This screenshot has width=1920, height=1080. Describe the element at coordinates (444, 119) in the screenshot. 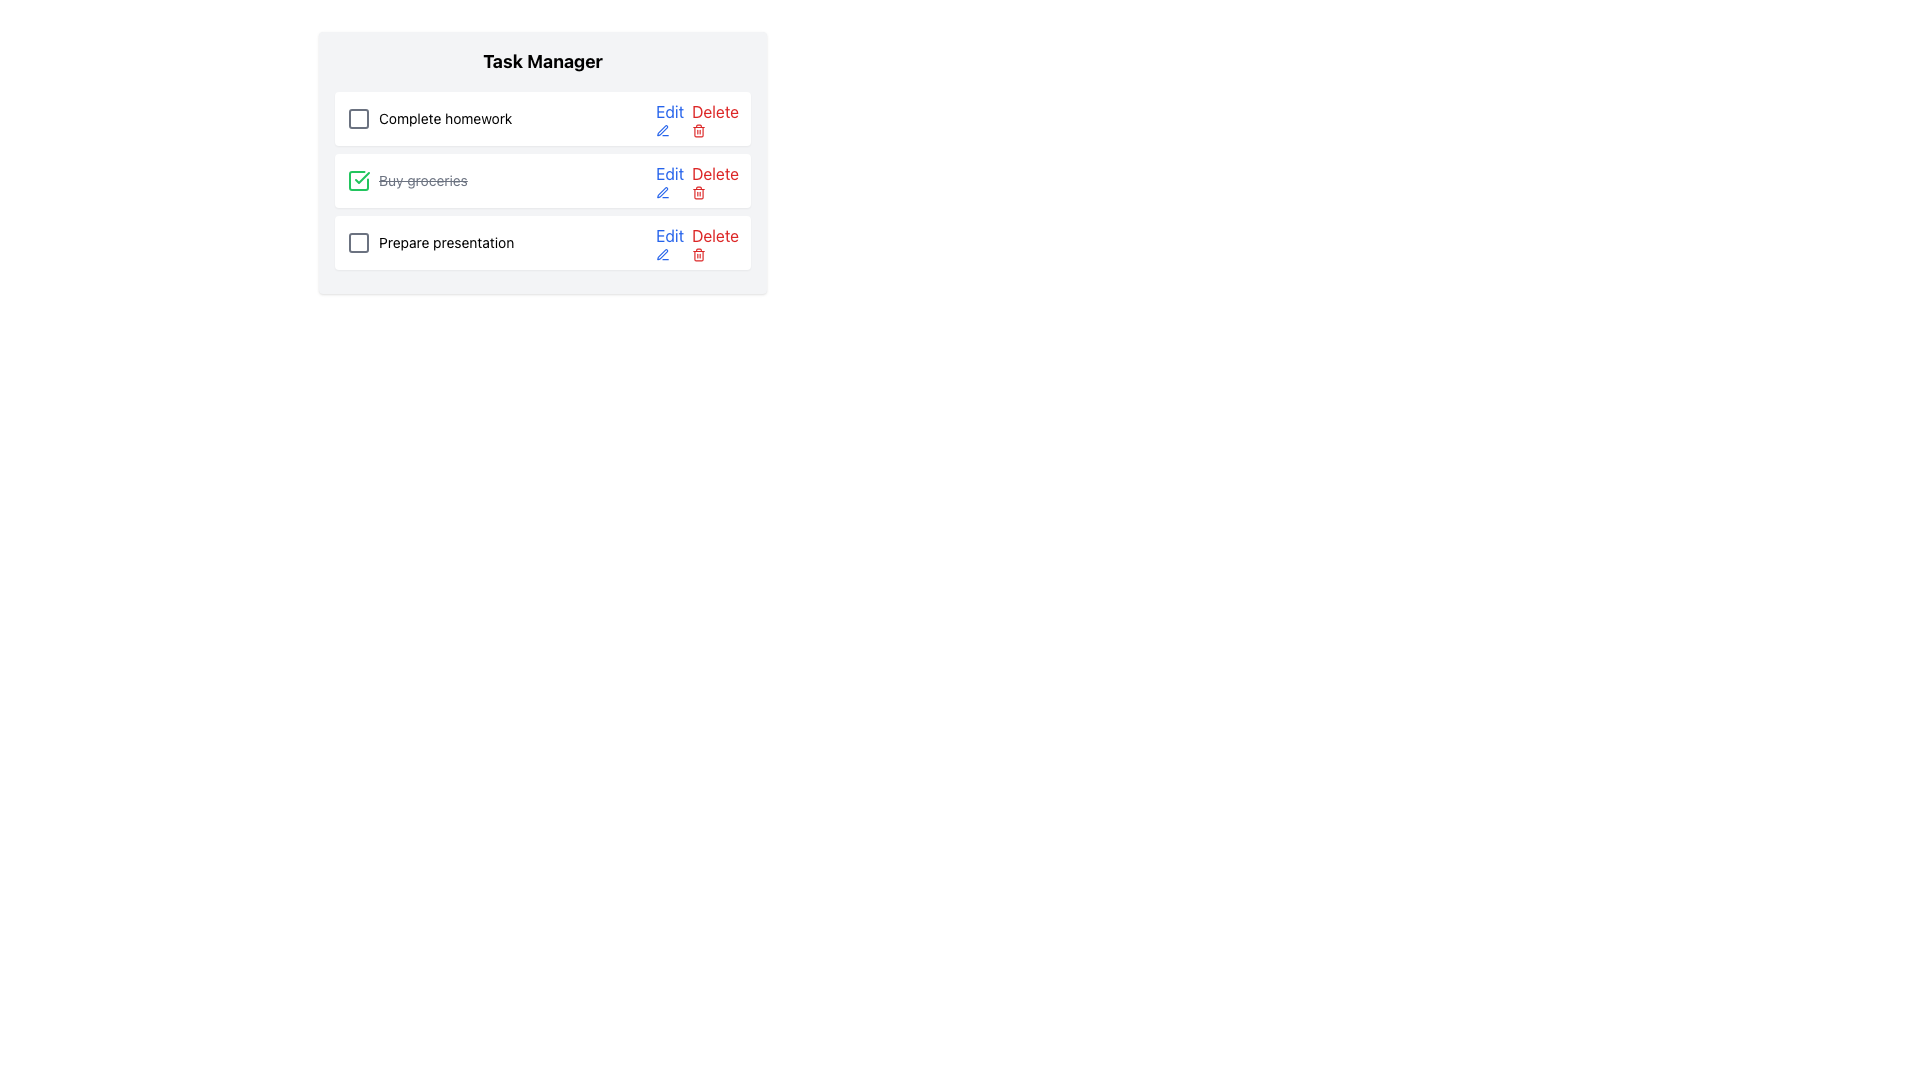

I see `text from the Text Label that describes the task, located immediately after the checkbox in the first task entry of the task manager interface` at that location.